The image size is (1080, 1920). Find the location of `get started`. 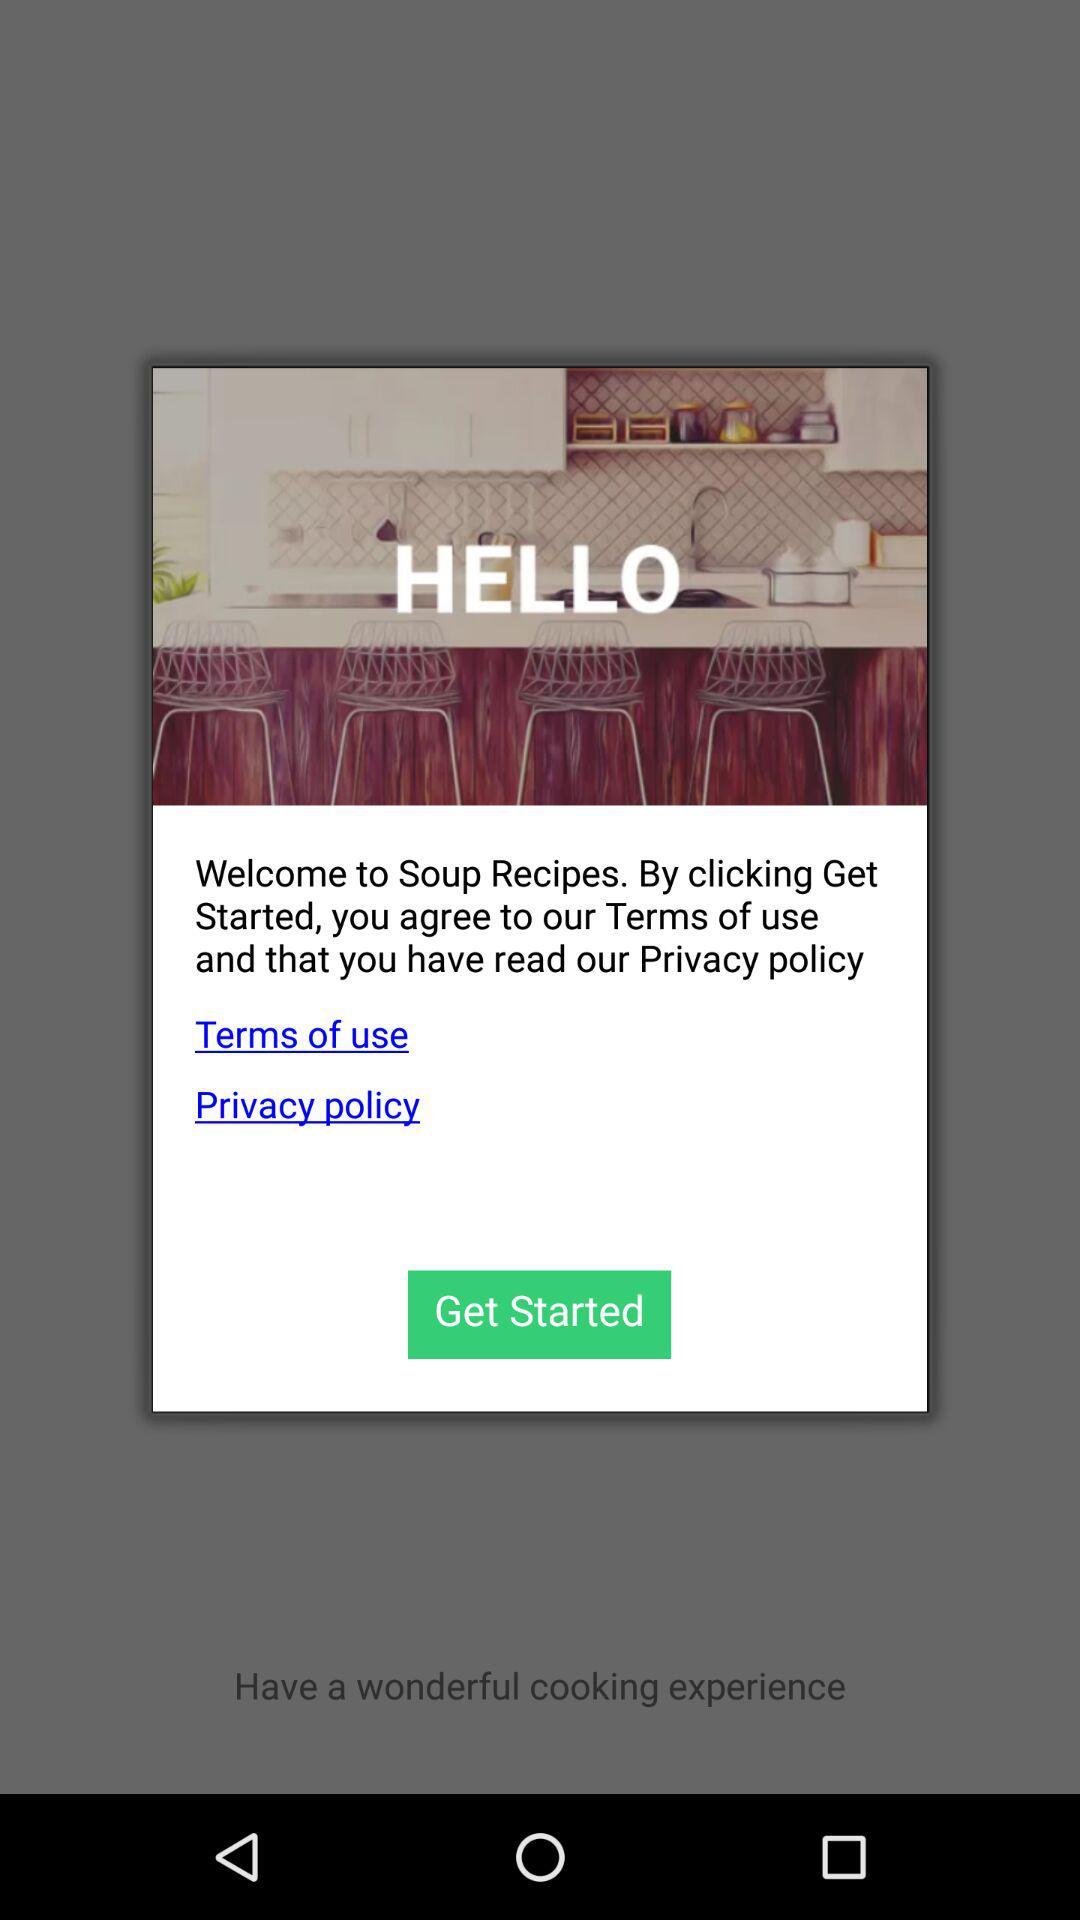

get started is located at coordinates (538, 1314).